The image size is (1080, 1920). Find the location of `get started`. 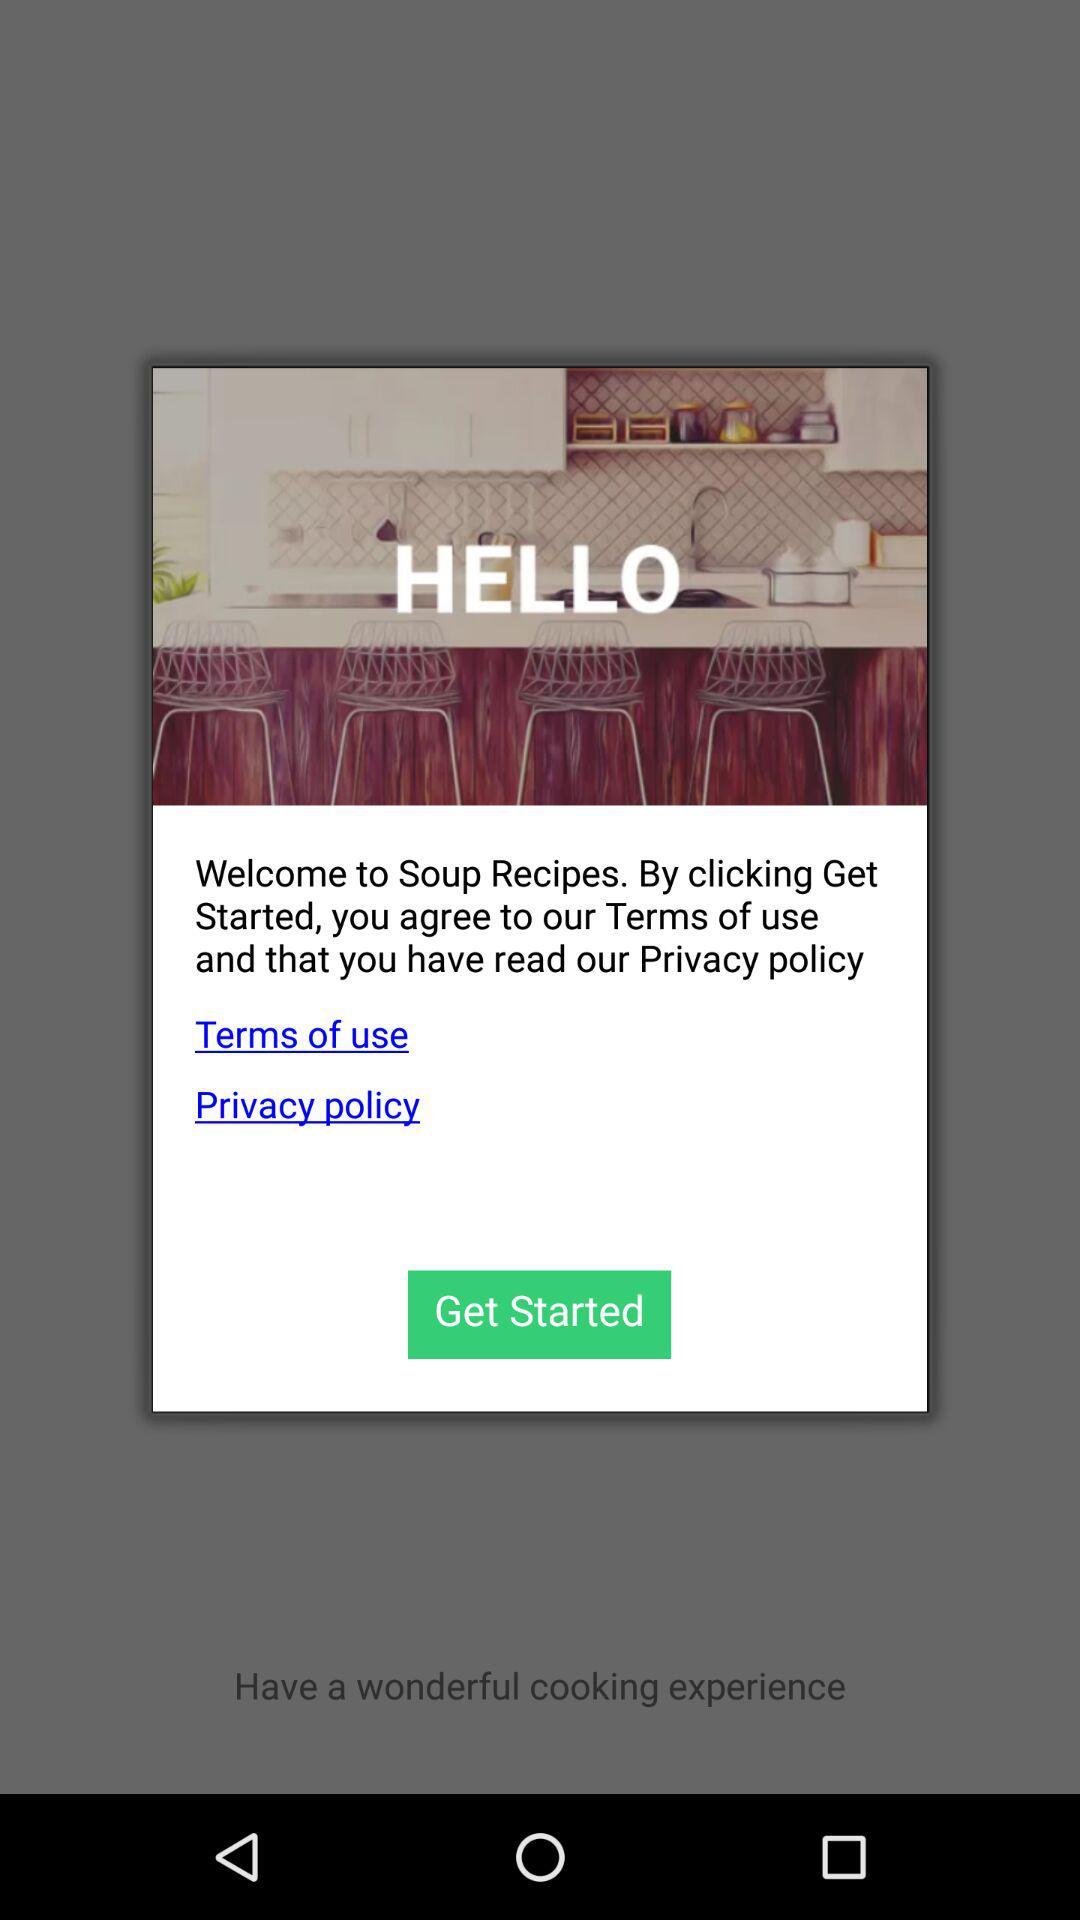

get started is located at coordinates (538, 1314).